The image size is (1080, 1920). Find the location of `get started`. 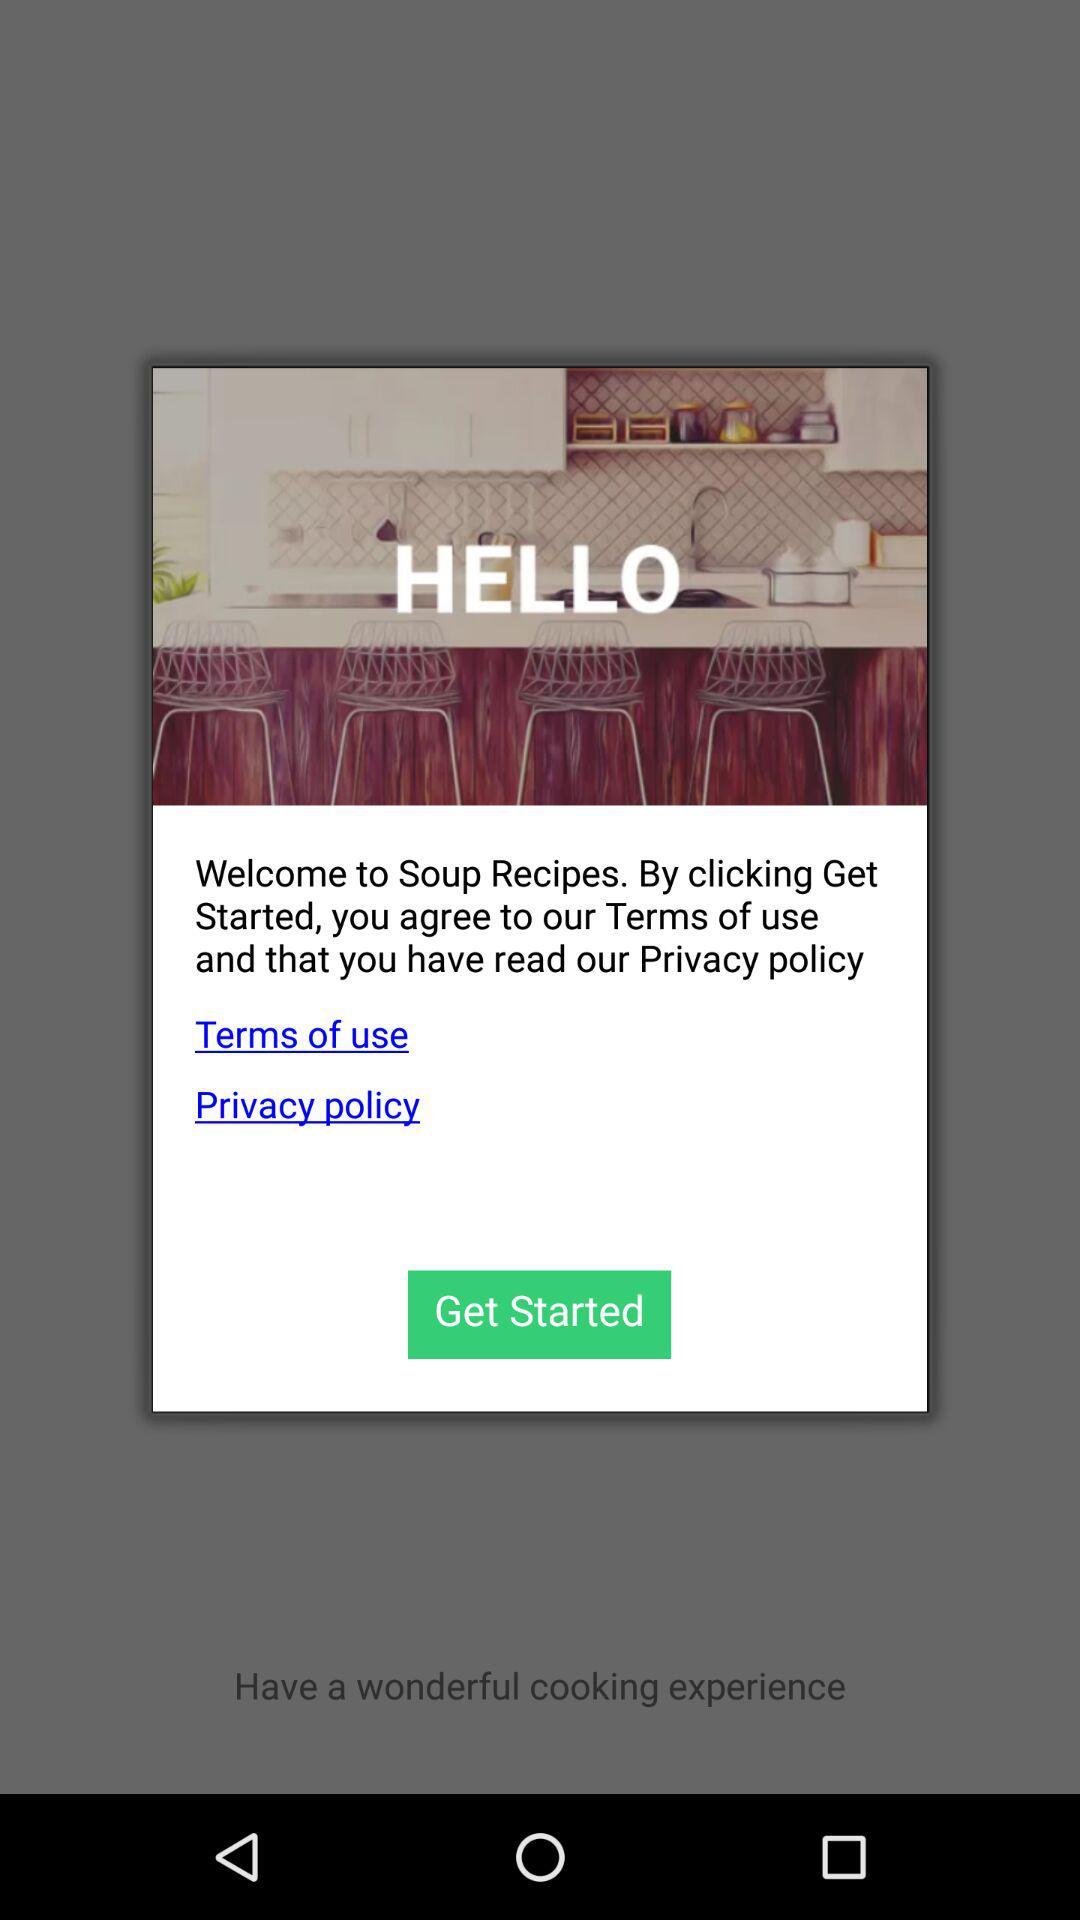

get started is located at coordinates (538, 1314).